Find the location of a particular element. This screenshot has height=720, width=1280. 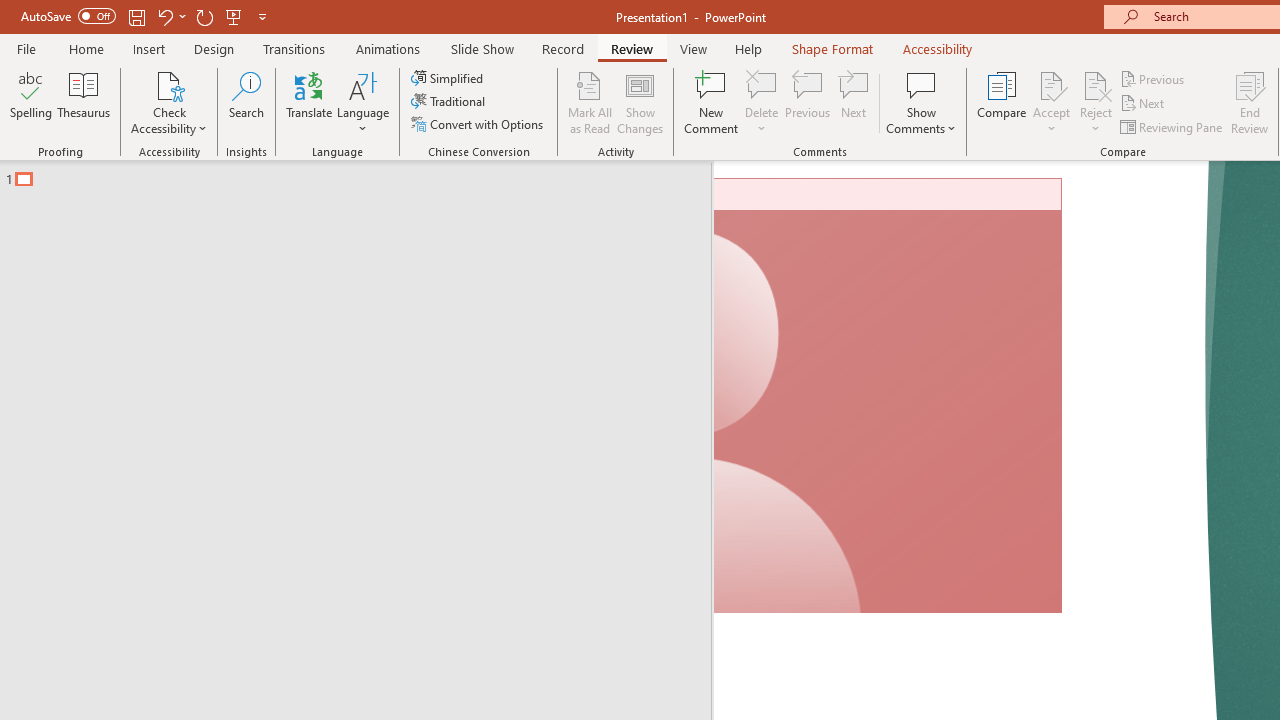

'End Review' is located at coordinates (1248, 103).